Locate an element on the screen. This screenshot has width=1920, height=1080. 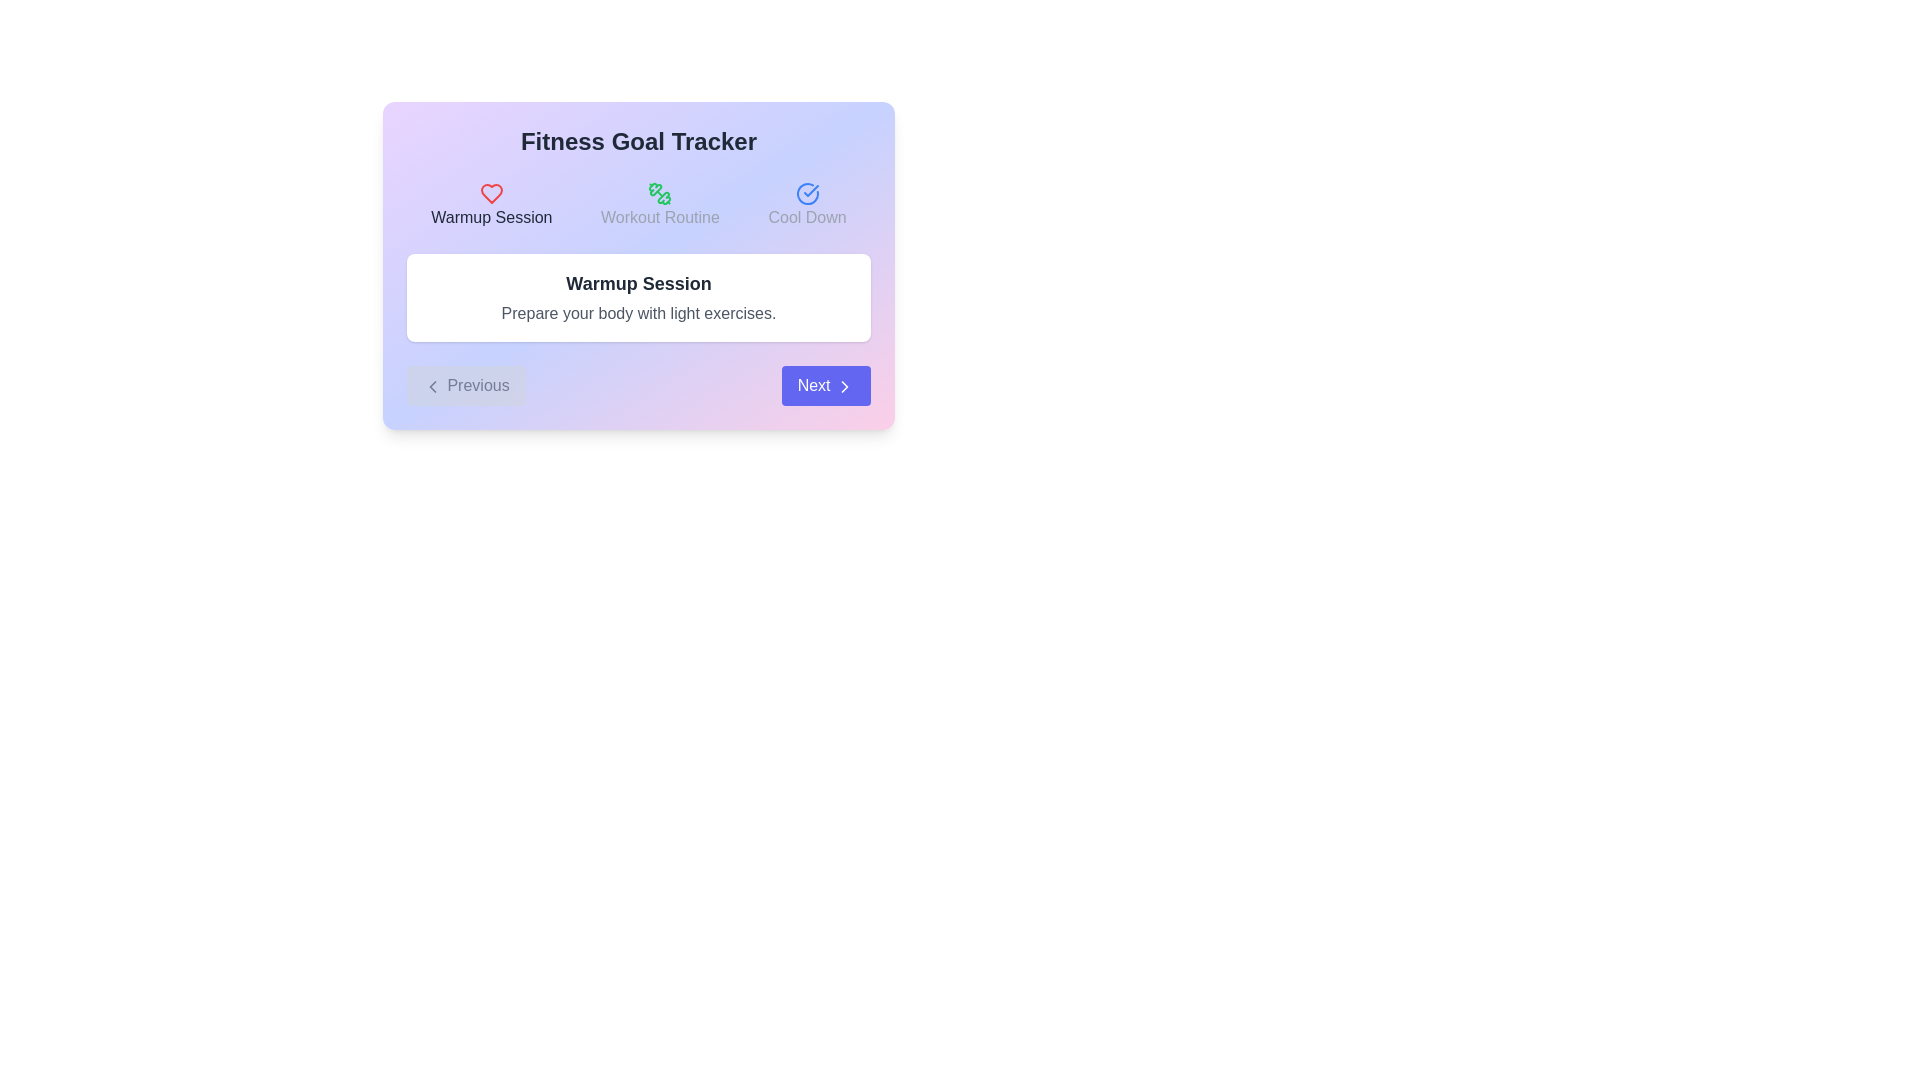
the text label that indicates the selected or available routine type, located centrally in the upper portion of the interface is located at coordinates (660, 218).